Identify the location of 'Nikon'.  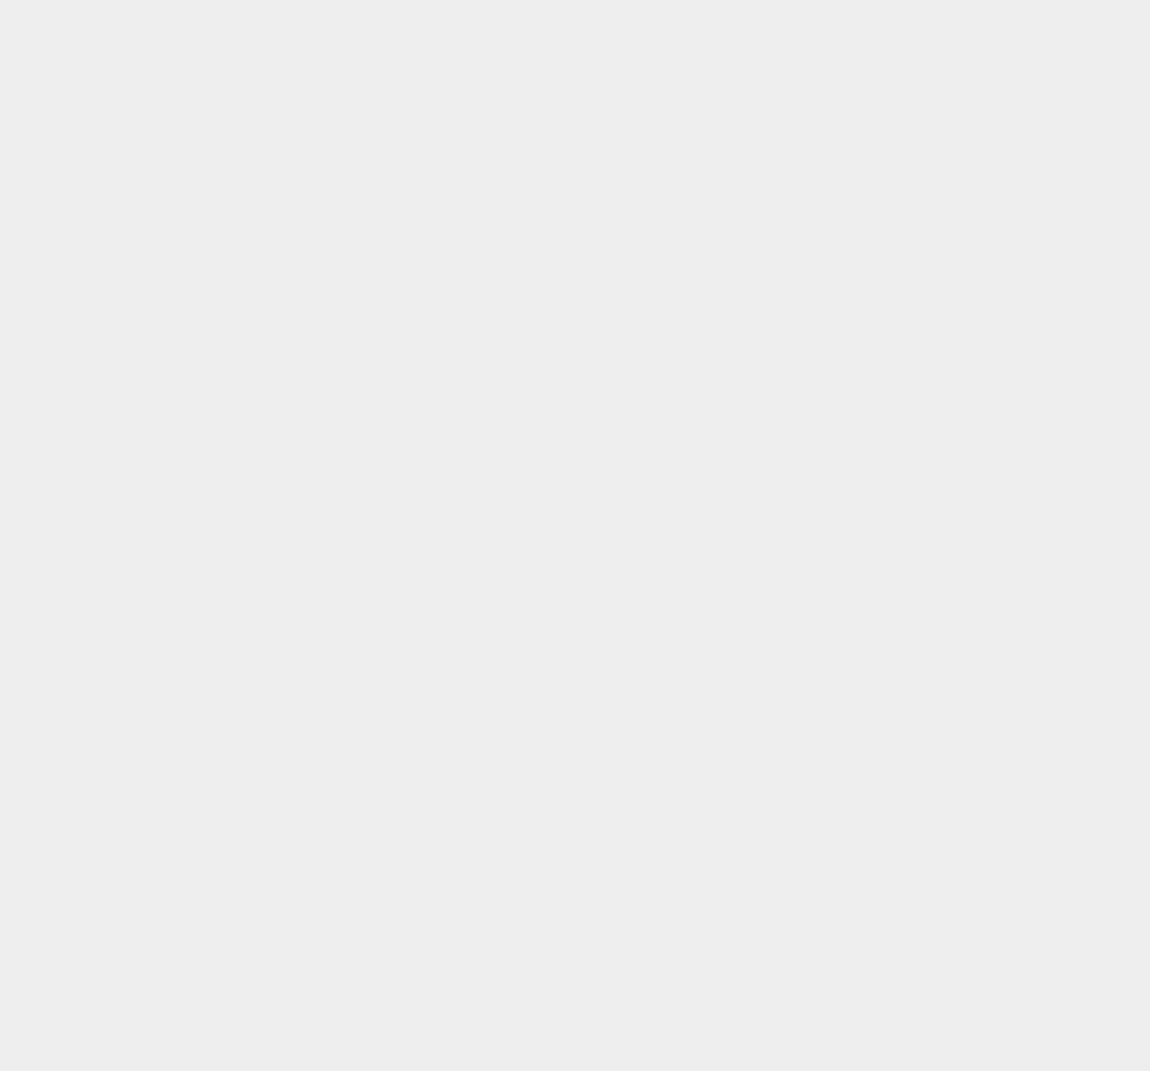
(812, 499).